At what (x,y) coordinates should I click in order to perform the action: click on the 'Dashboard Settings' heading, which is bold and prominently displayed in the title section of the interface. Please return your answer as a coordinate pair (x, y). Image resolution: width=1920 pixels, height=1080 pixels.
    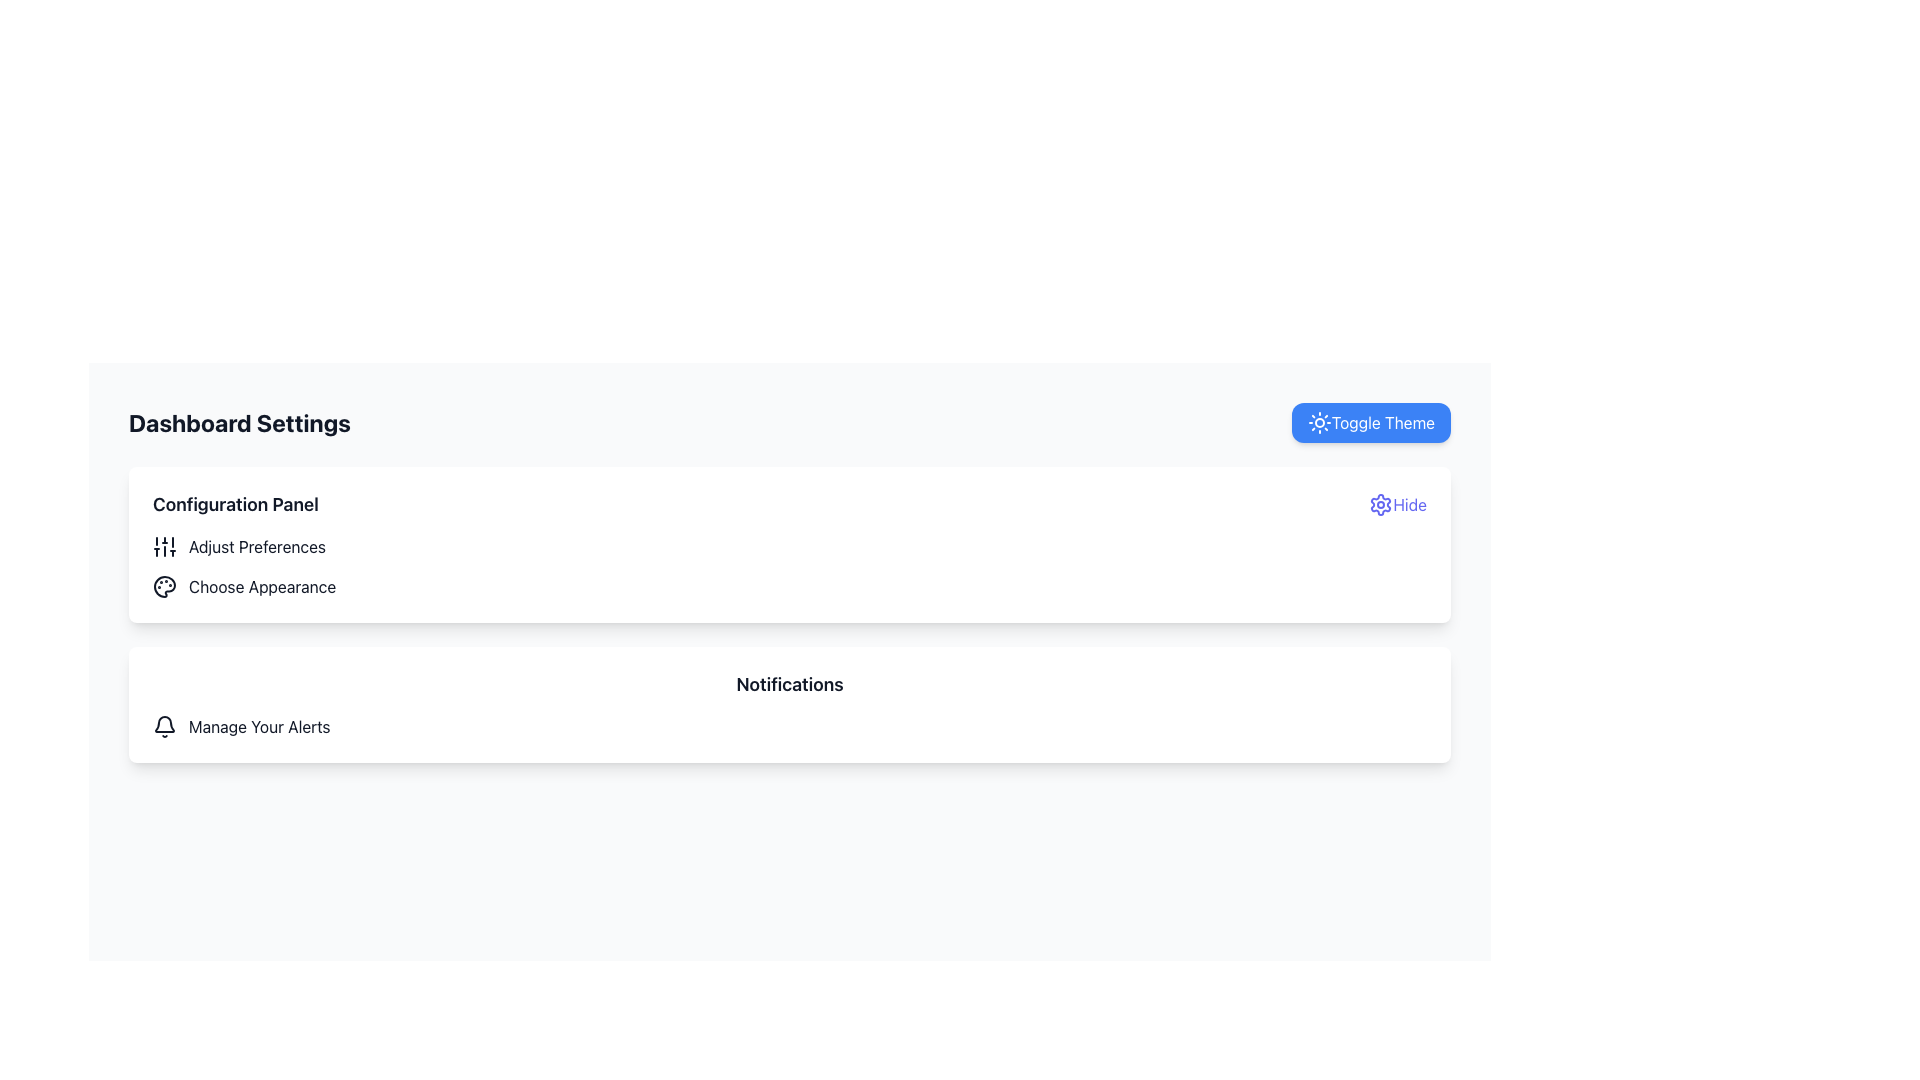
    Looking at the image, I should click on (240, 422).